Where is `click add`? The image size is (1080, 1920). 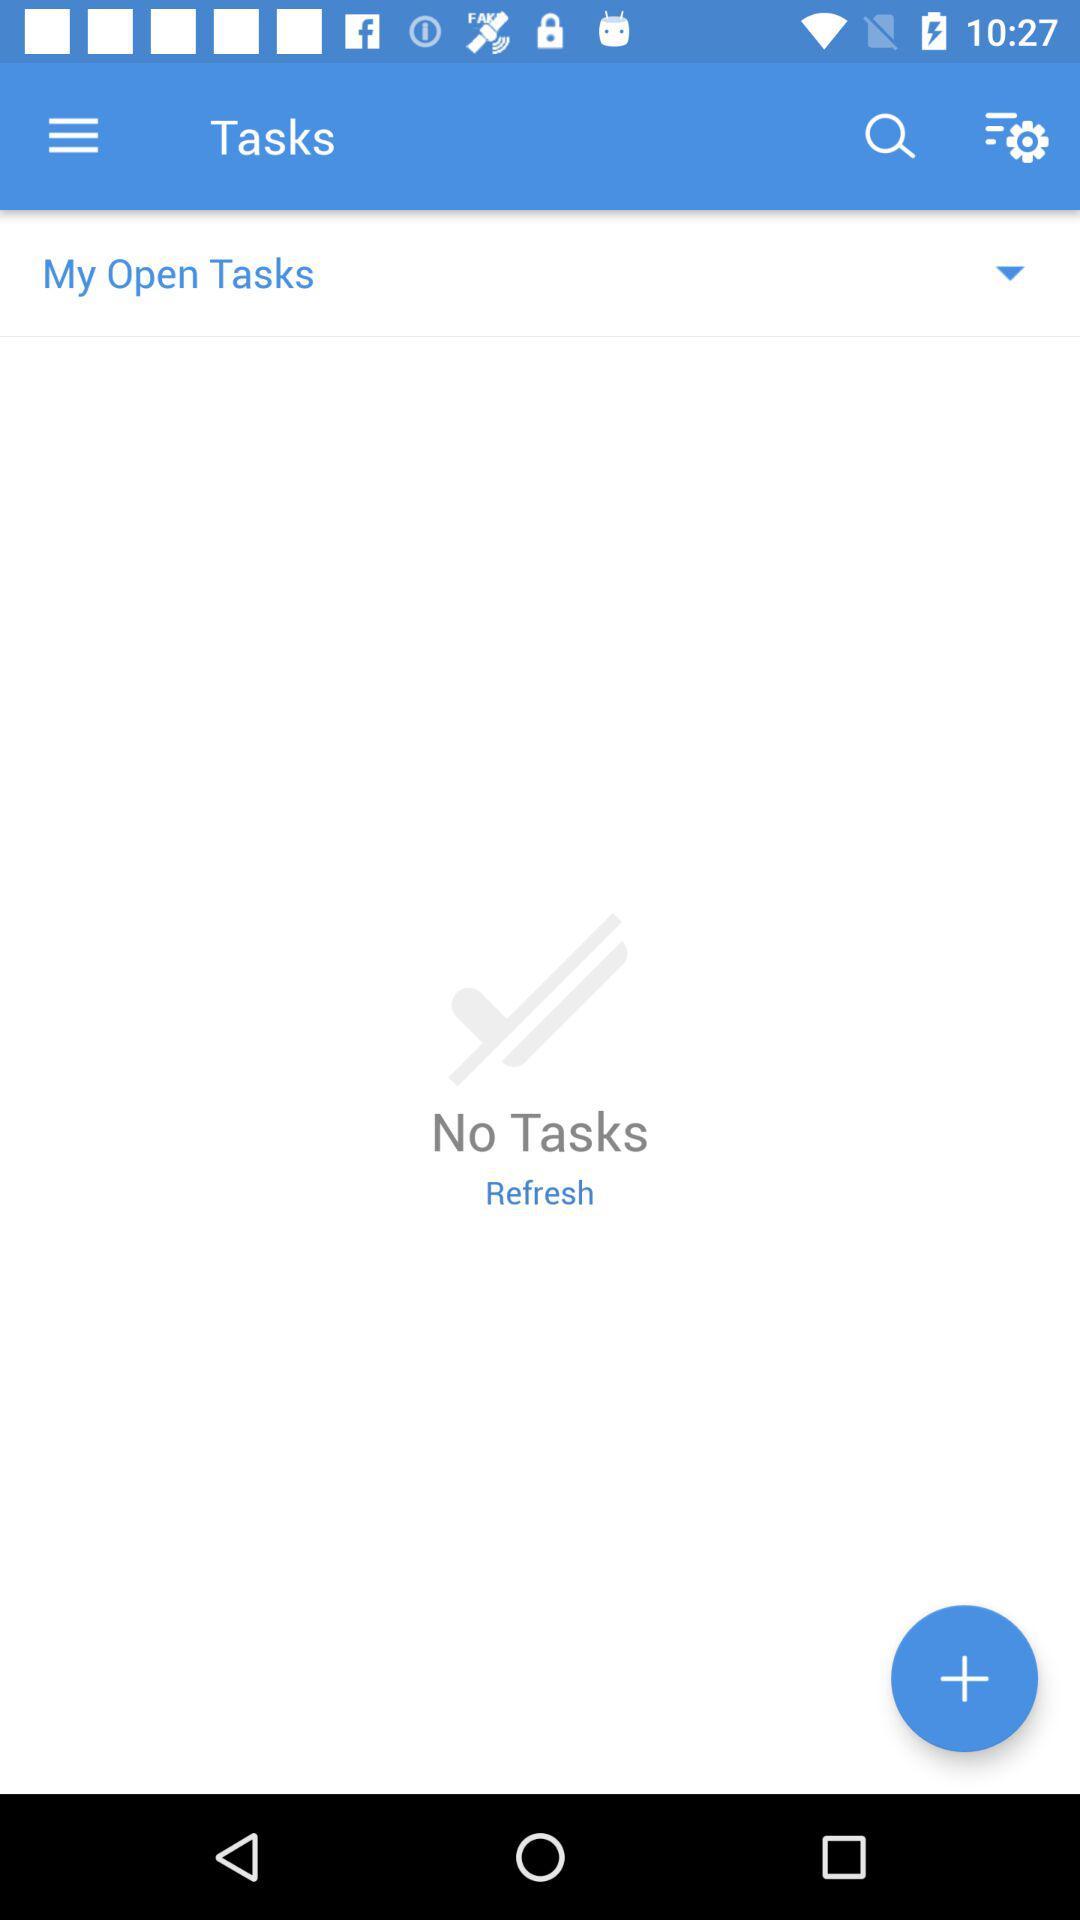
click add is located at coordinates (963, 1678).